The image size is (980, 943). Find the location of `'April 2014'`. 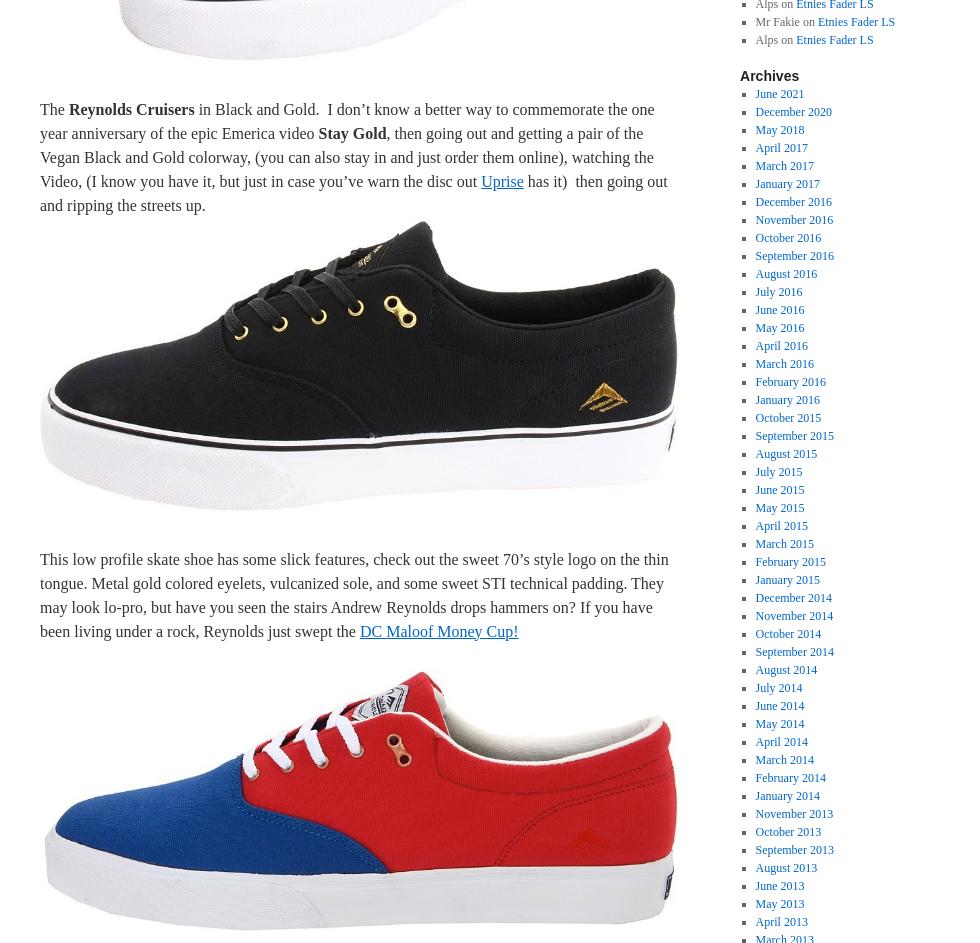

'April 2014' is located at coordinates (780, 742).